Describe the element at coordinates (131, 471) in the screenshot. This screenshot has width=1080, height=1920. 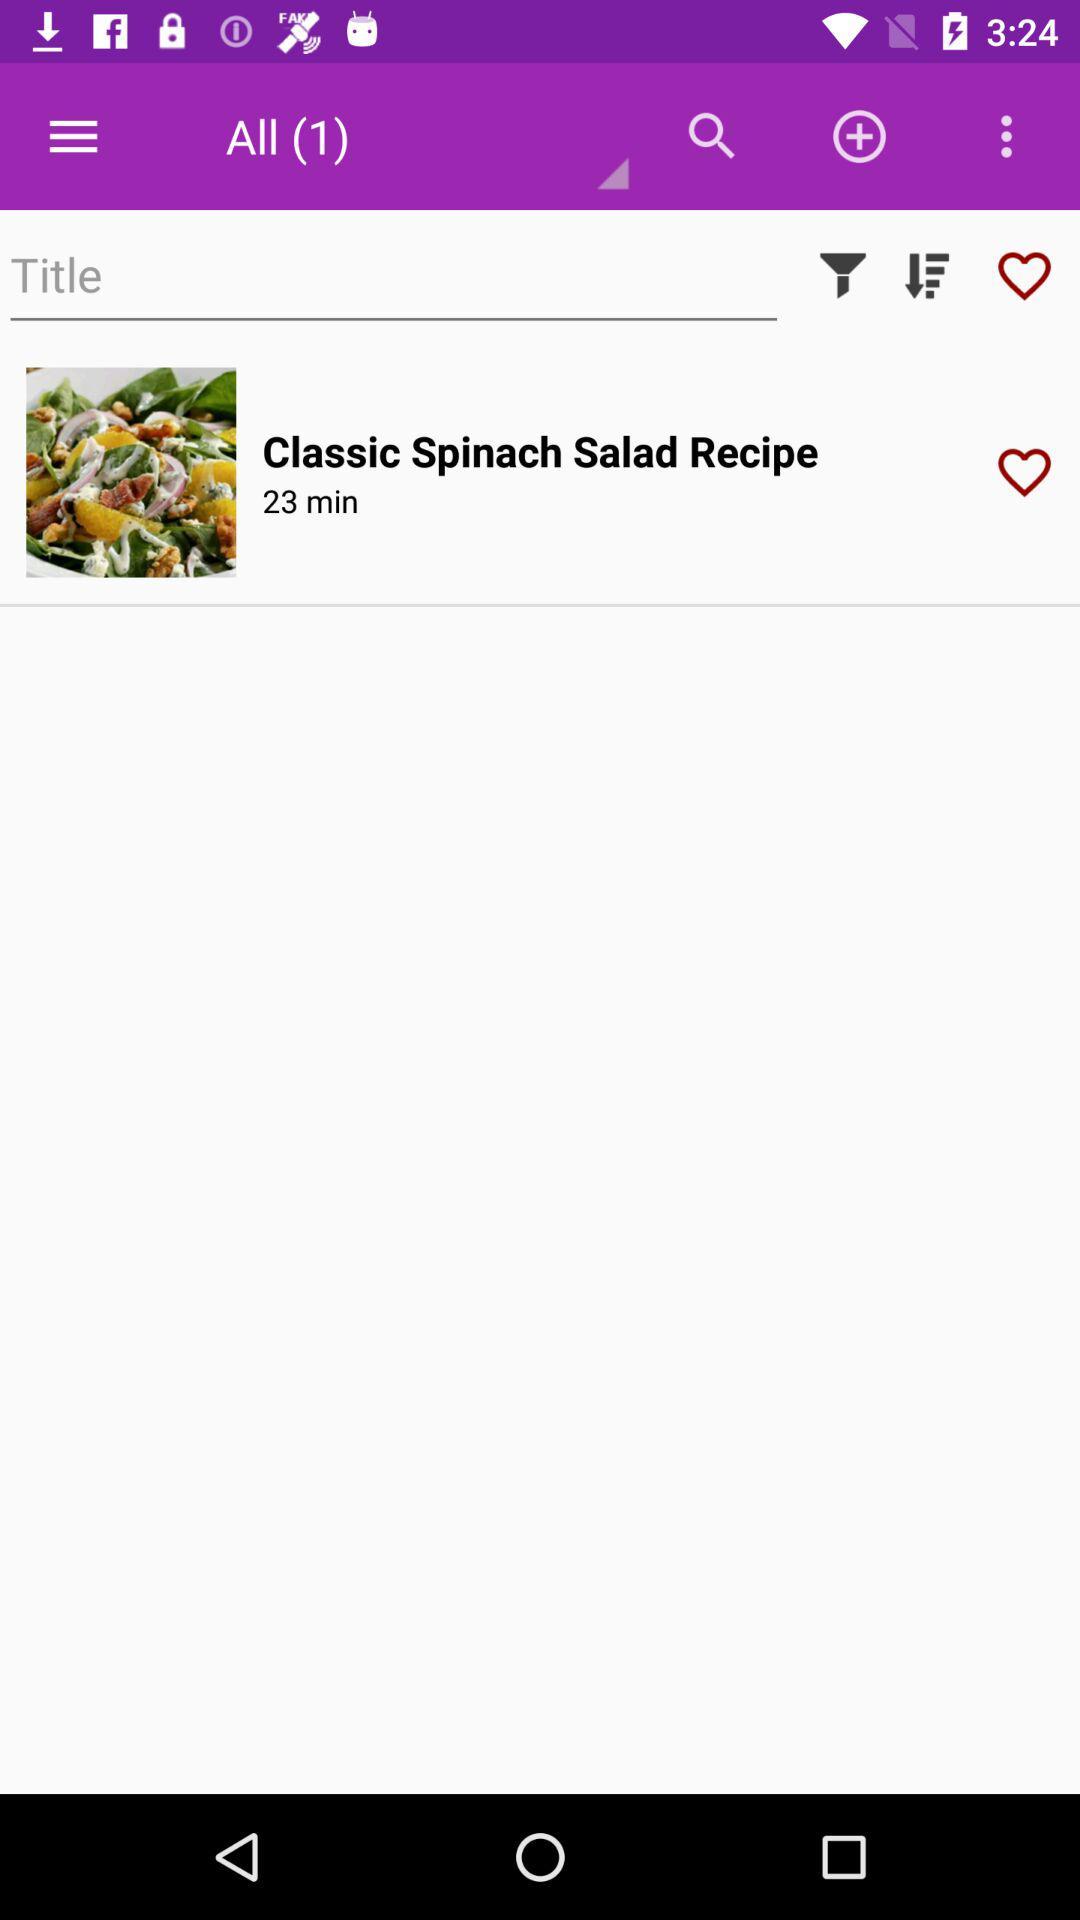
I see `choose a meal option` at that location.